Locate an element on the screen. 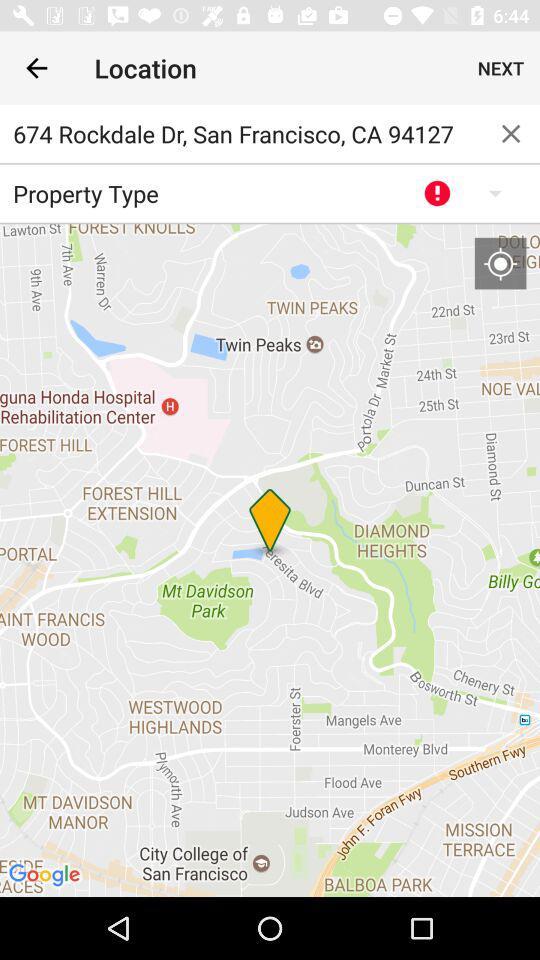 The image size is (540, 960). center map is located at coordinates (499, 262).